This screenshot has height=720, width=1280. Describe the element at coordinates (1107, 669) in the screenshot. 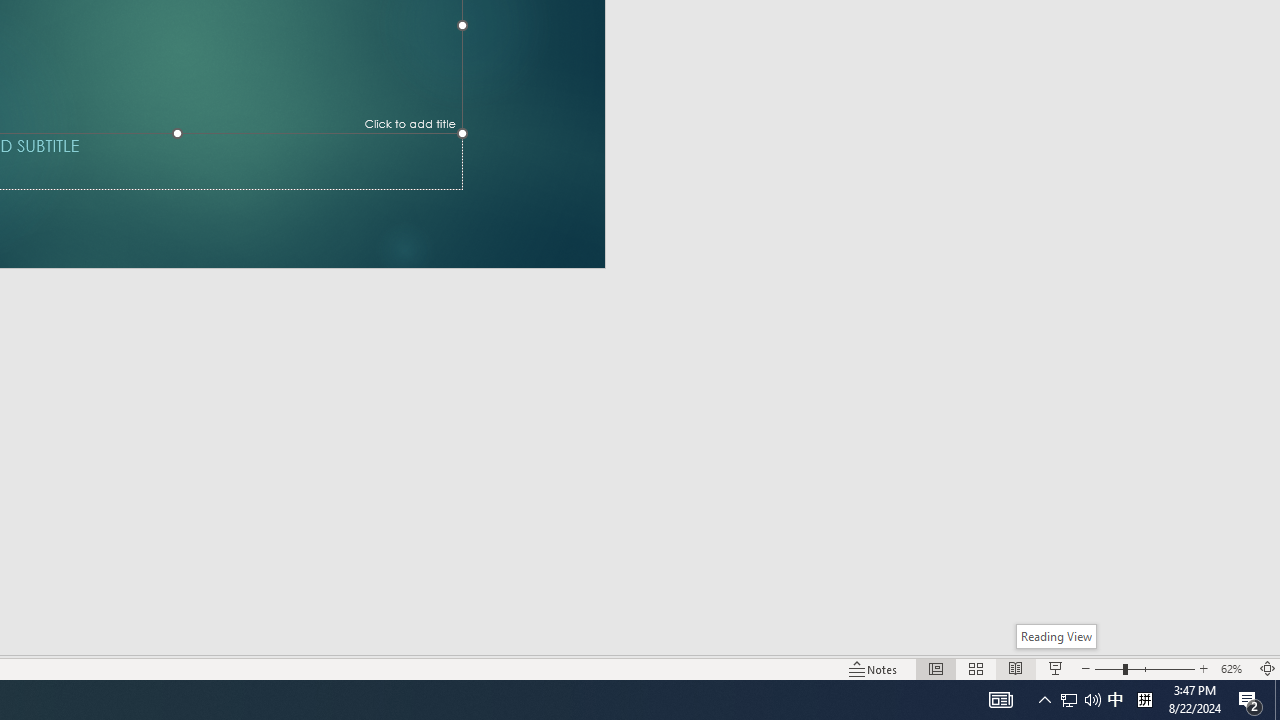

I see `'Zoom Out'` at that location.